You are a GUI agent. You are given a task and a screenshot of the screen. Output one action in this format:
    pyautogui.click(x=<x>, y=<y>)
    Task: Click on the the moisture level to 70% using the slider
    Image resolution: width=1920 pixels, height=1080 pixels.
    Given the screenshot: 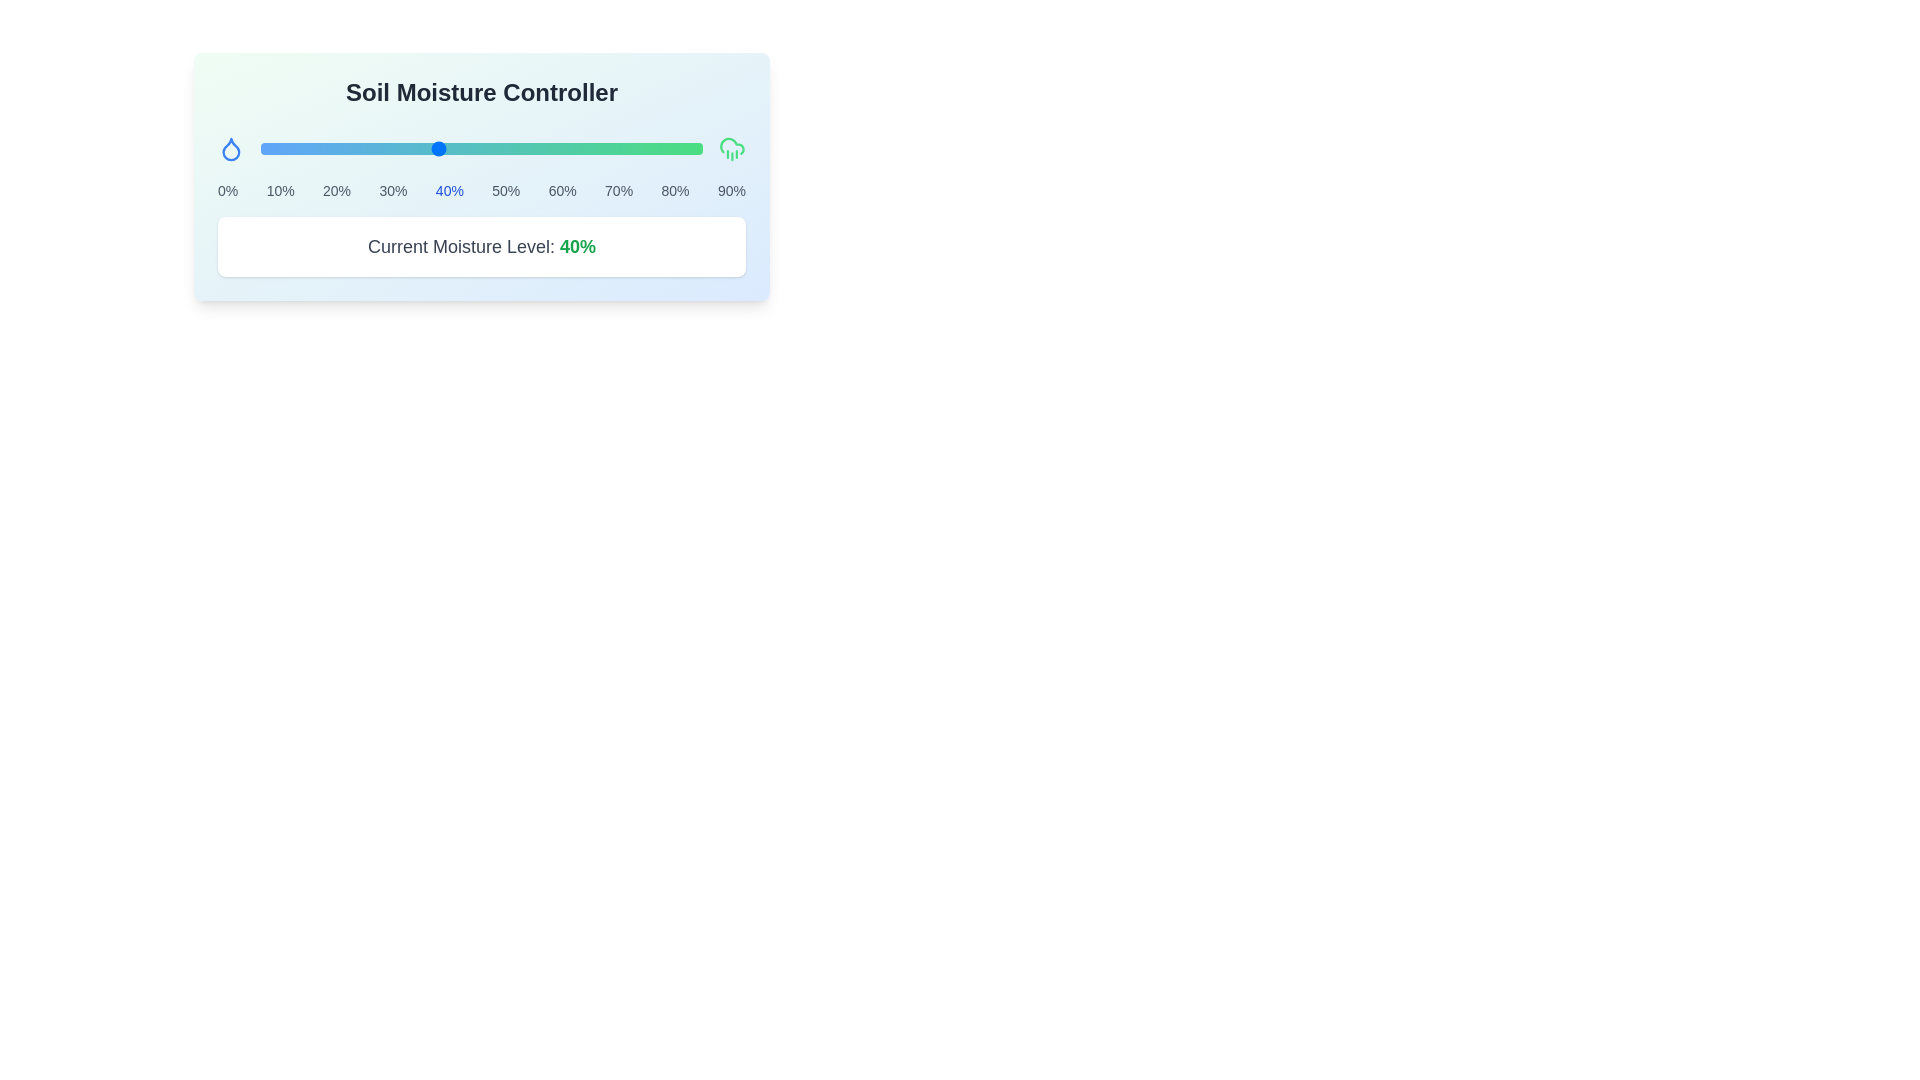 What is the action you would take?
    pyautogui.click(x=569, y=148)
    